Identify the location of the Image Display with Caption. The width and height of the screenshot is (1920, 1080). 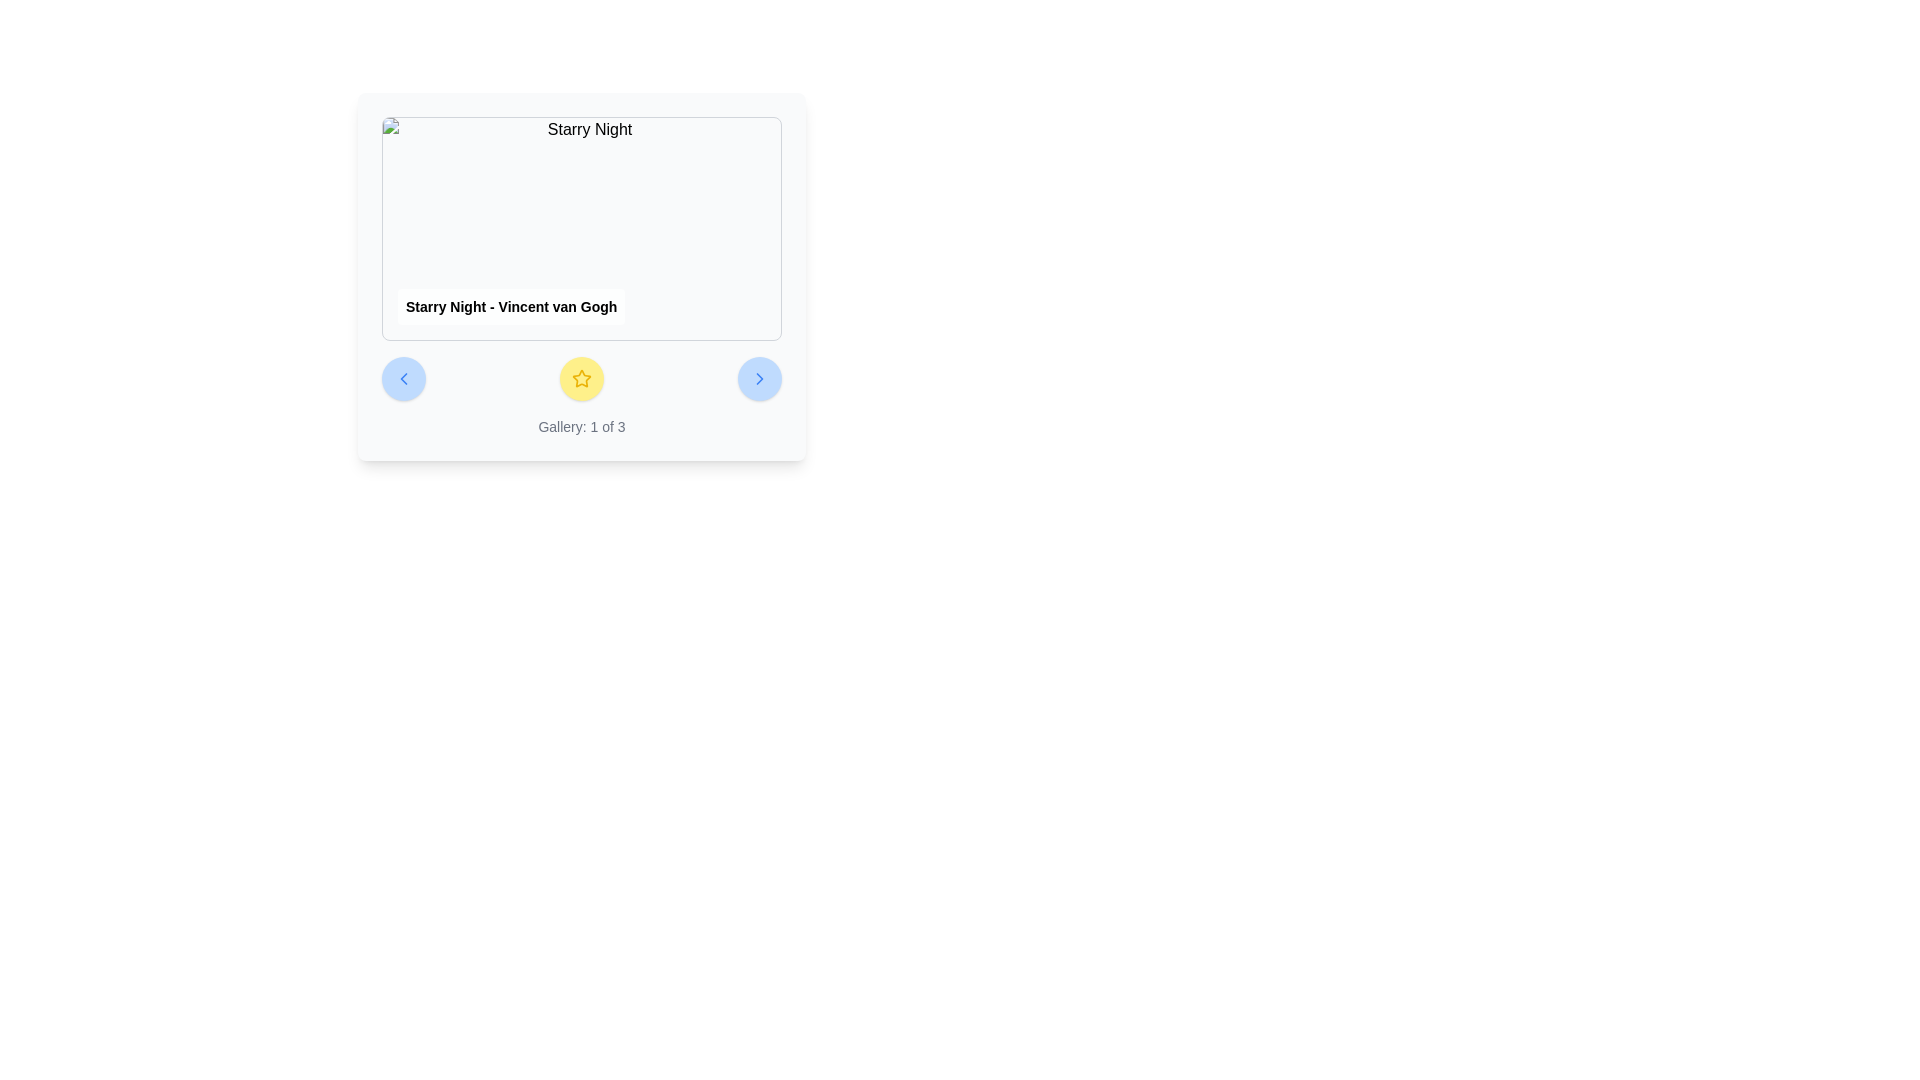
(580, 227).